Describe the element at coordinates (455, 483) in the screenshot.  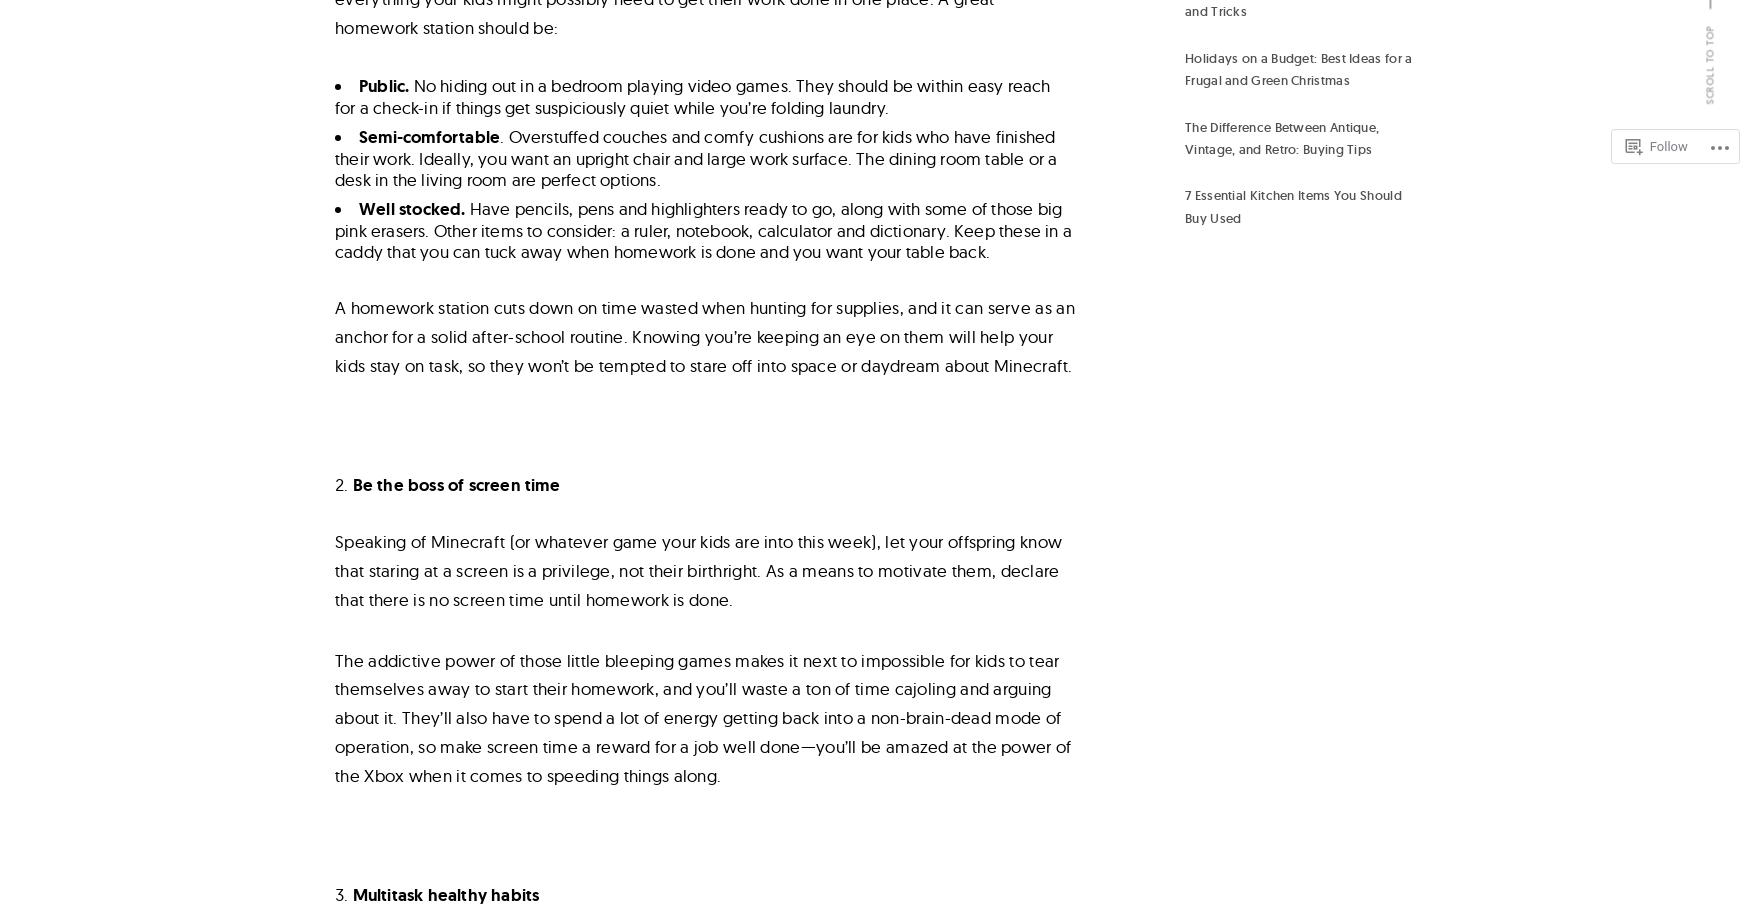
I see `'Be the boss of screen time'` at that location.